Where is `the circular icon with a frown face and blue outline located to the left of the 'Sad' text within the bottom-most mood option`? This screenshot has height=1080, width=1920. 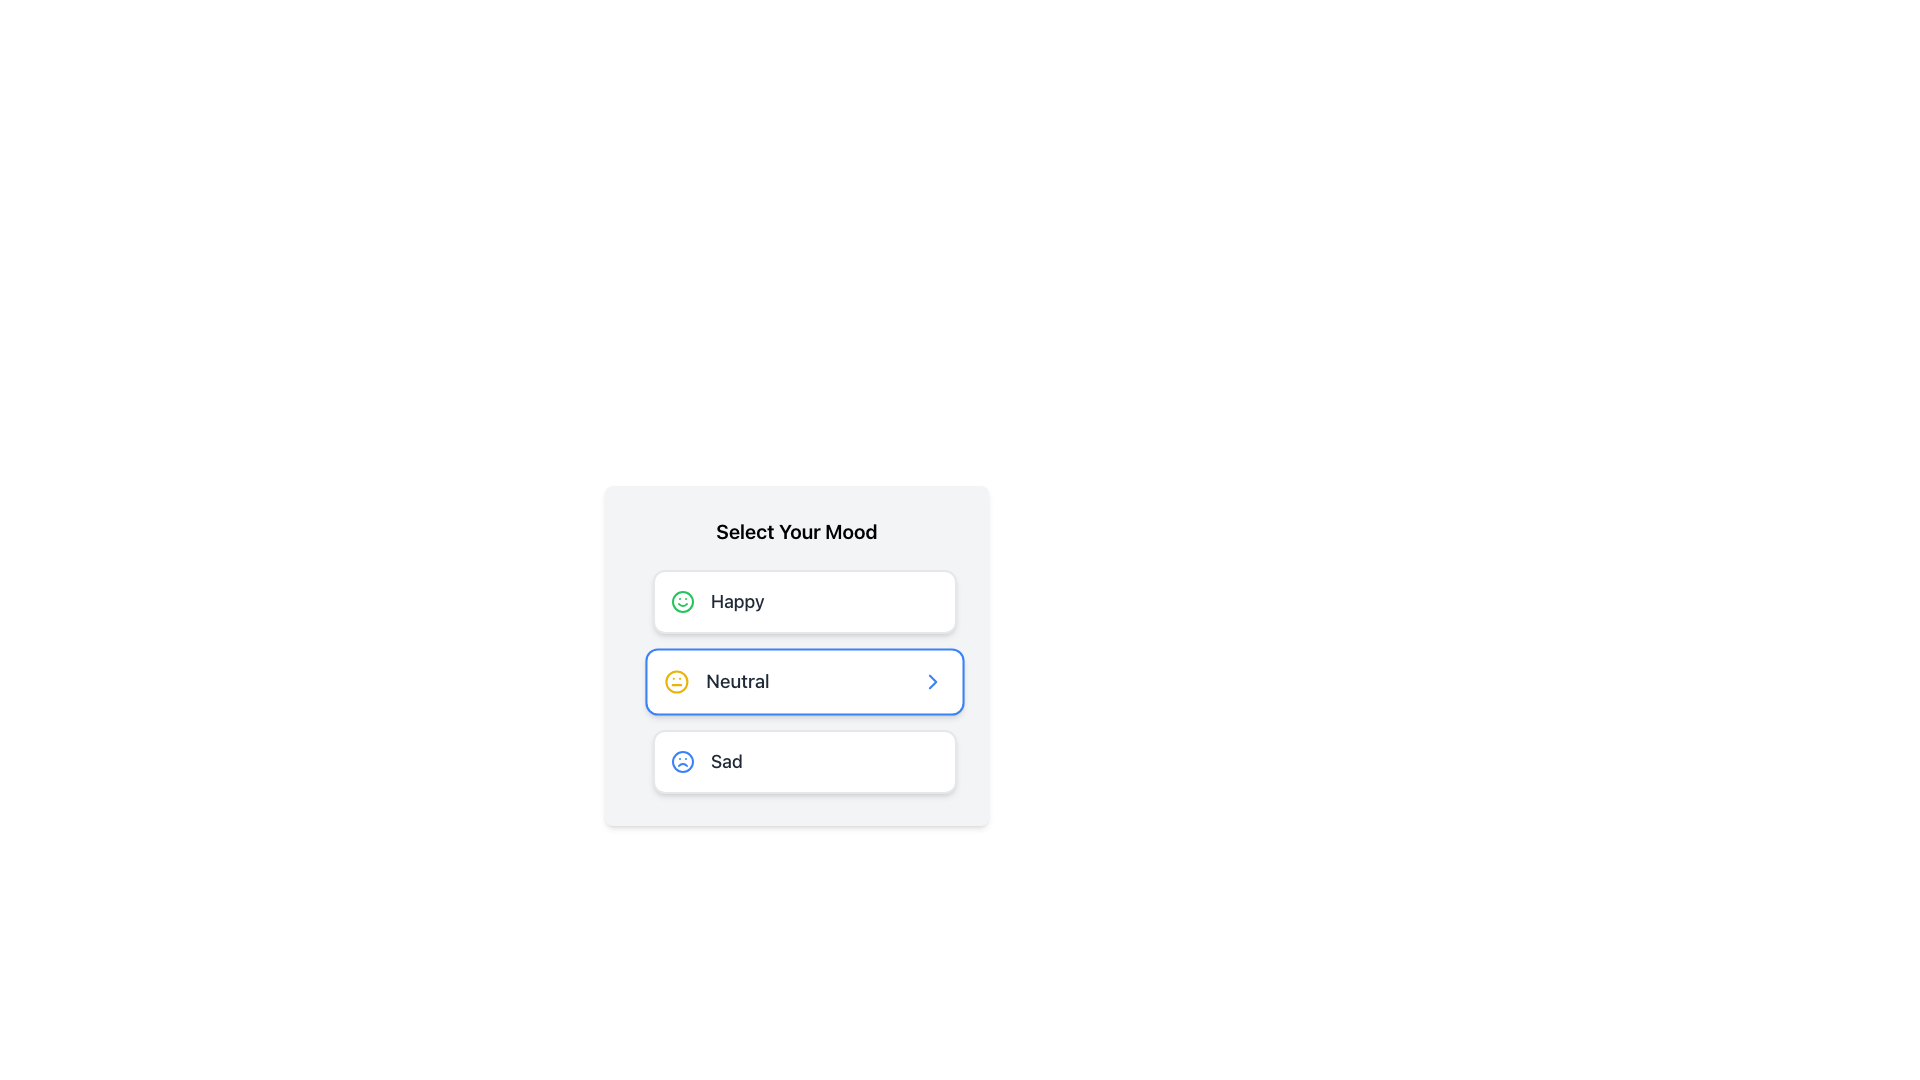
the circular icon with a frown face and blue outline located to the left of the 'Sad' text within the bottom-most mood option is located at coordinates (682, 762).